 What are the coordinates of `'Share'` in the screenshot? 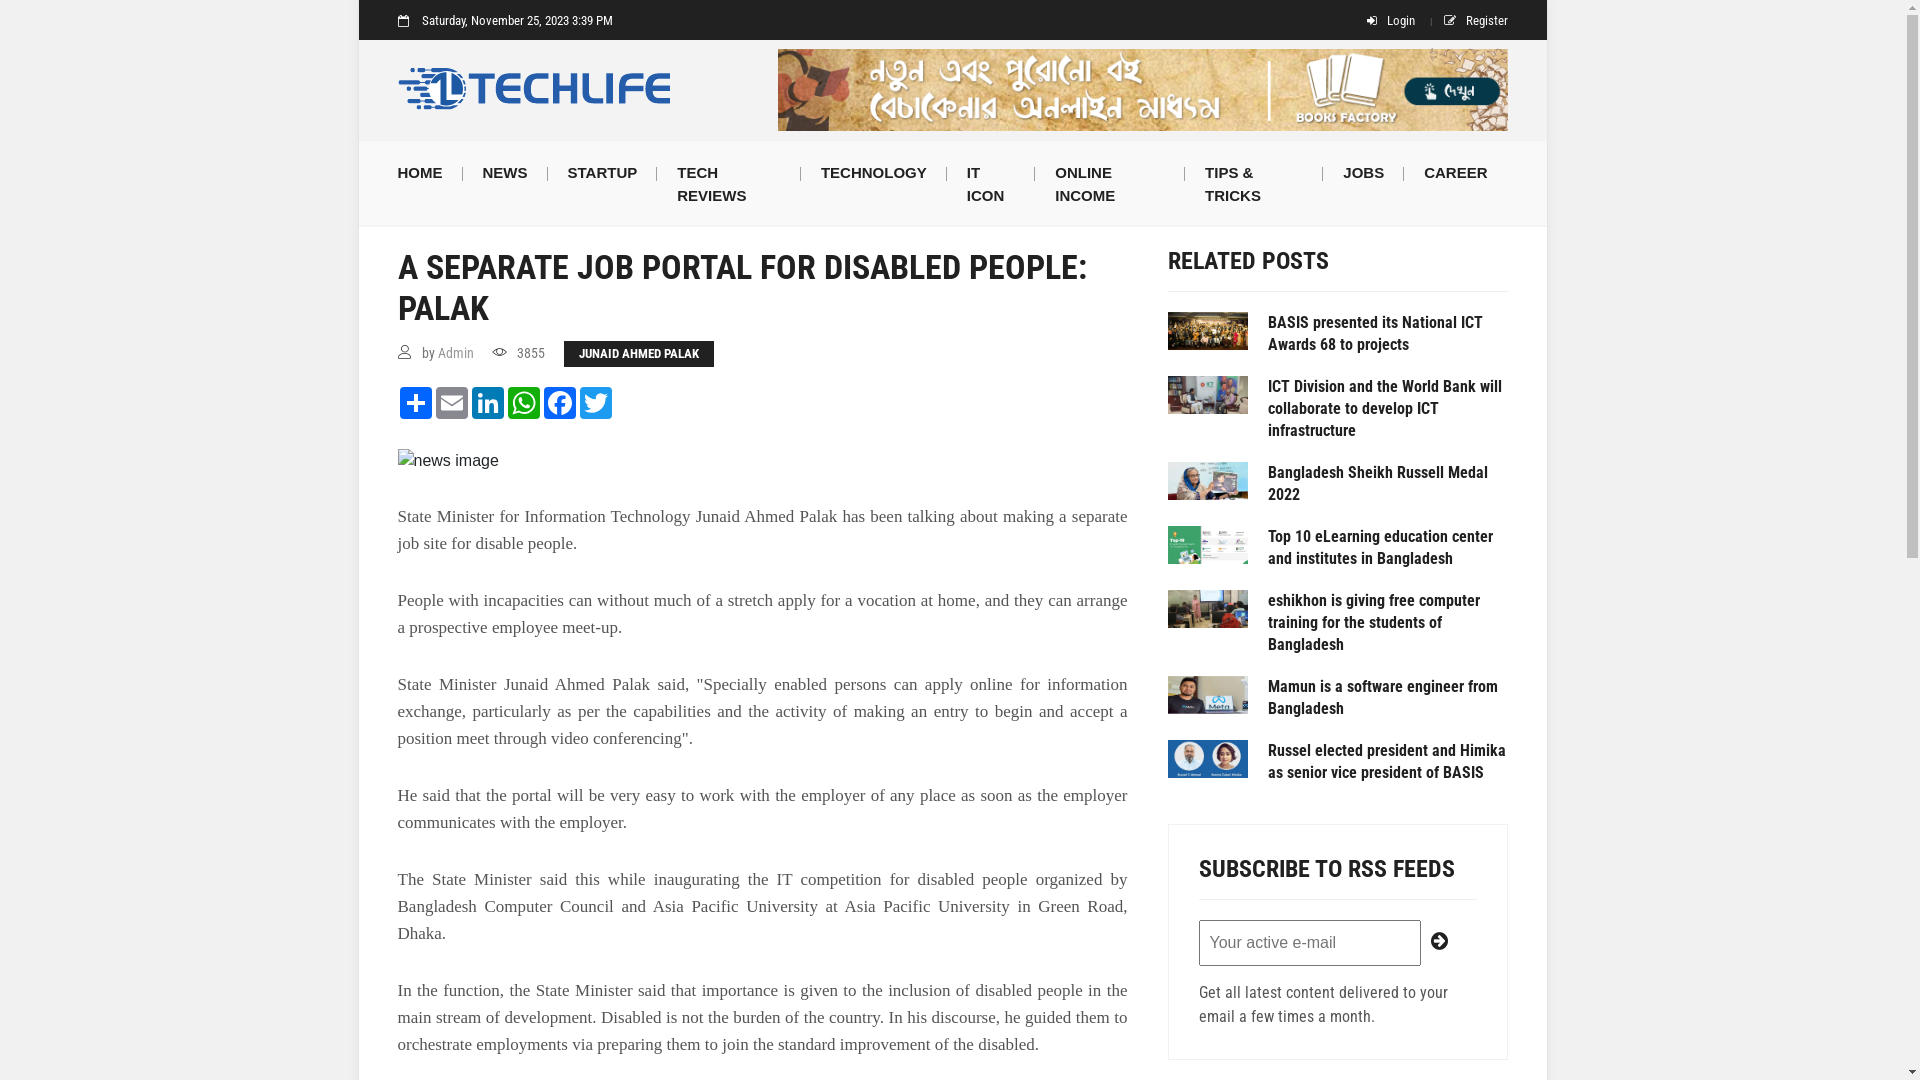 It's located at (415, 402).